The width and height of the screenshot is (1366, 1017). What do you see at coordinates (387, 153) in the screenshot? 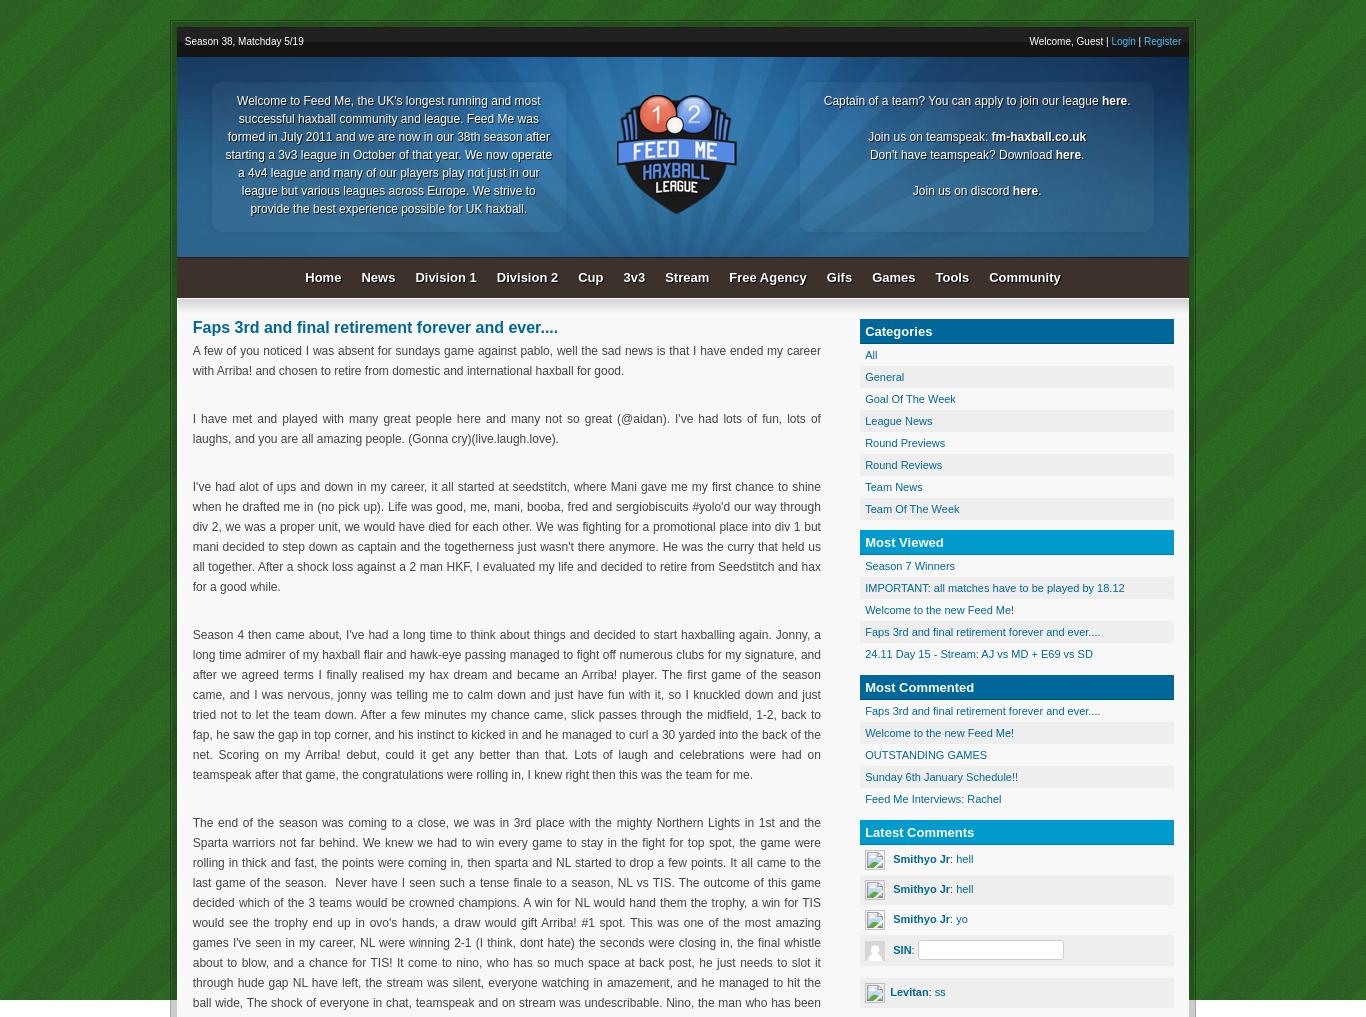
I see `'Welcome to Feed Me, the UK's longest running and most successful haxball community and league.
						Feed Me was formed in July 2011 and we are now in our 38th season after starting a 3v3 league in October of that year.
						We now operate a 4v4 league and many of our players play not just in our league but various leagues across Europe.
						We strive to provide the best experience possible for UK haxball.'` at bounding box center [387, 153].